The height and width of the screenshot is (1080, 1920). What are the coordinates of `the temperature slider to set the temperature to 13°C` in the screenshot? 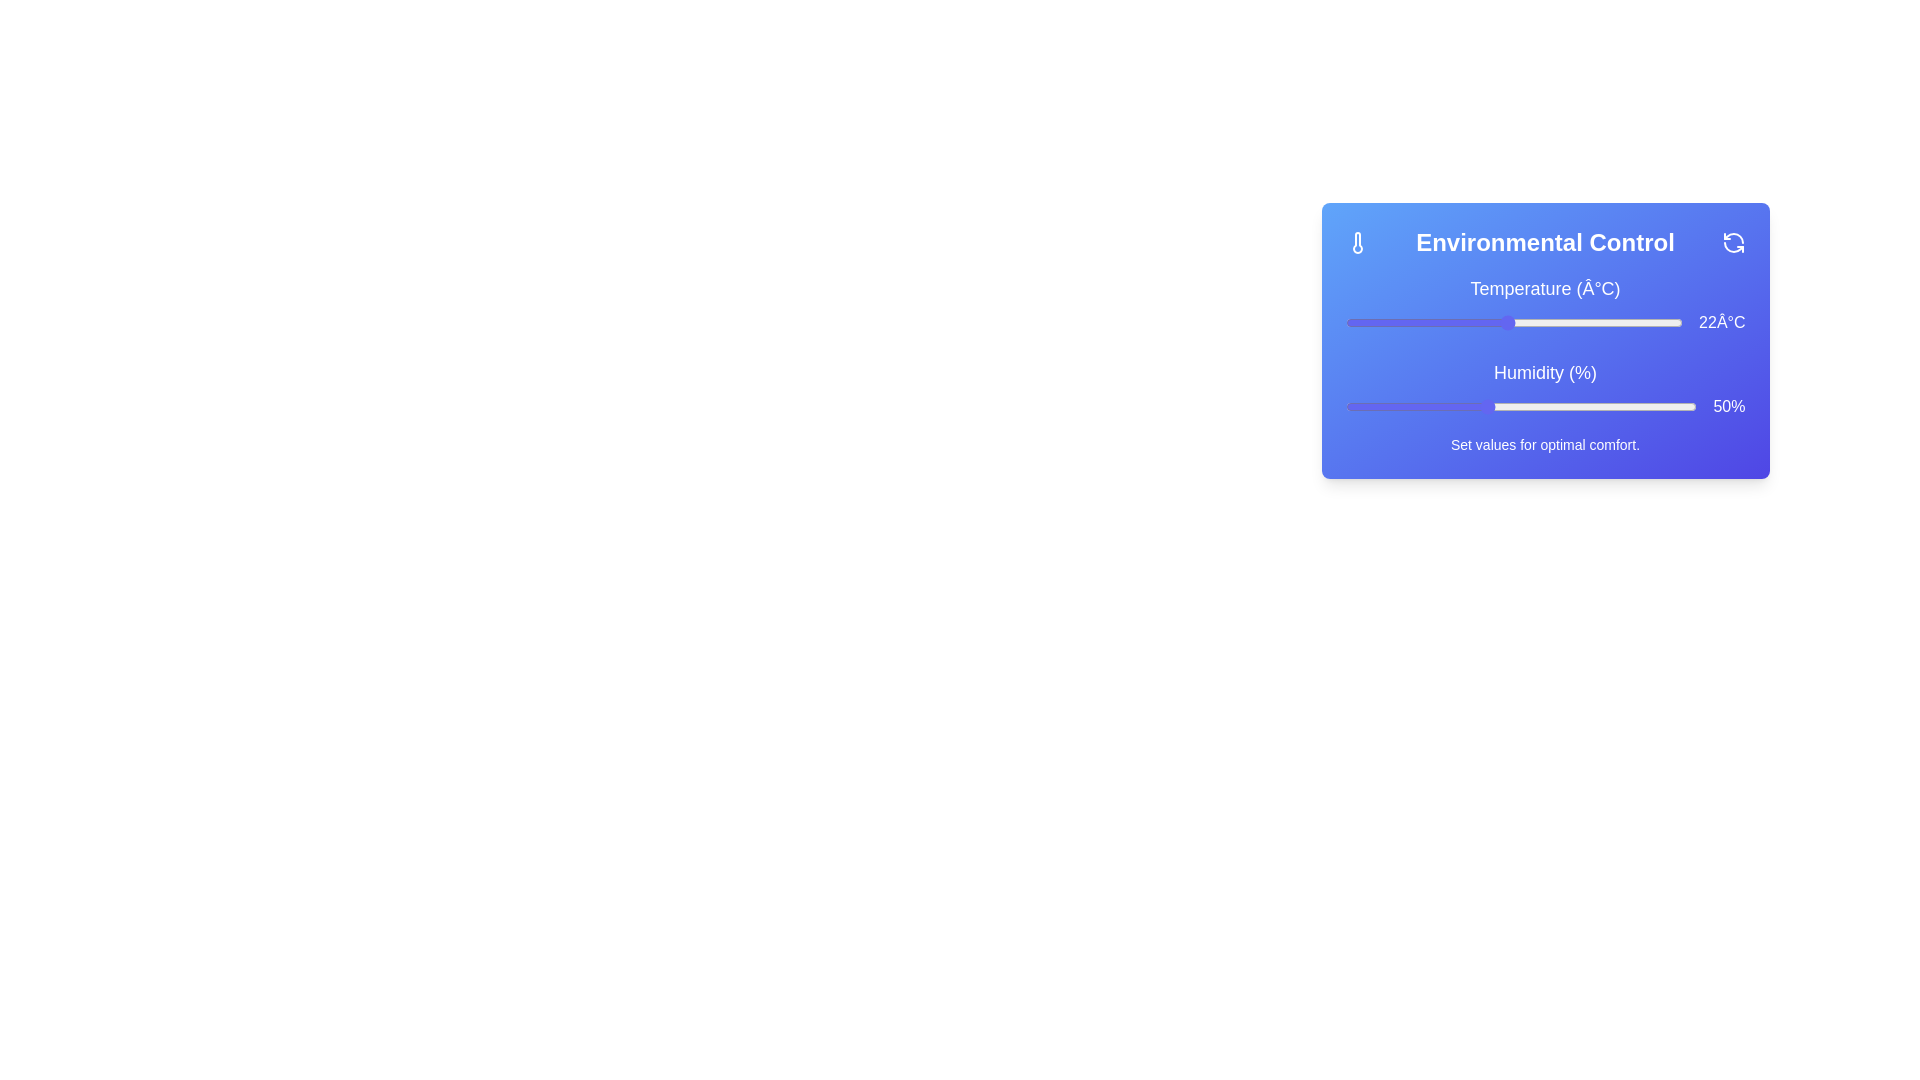 It's located at (1385, 322).